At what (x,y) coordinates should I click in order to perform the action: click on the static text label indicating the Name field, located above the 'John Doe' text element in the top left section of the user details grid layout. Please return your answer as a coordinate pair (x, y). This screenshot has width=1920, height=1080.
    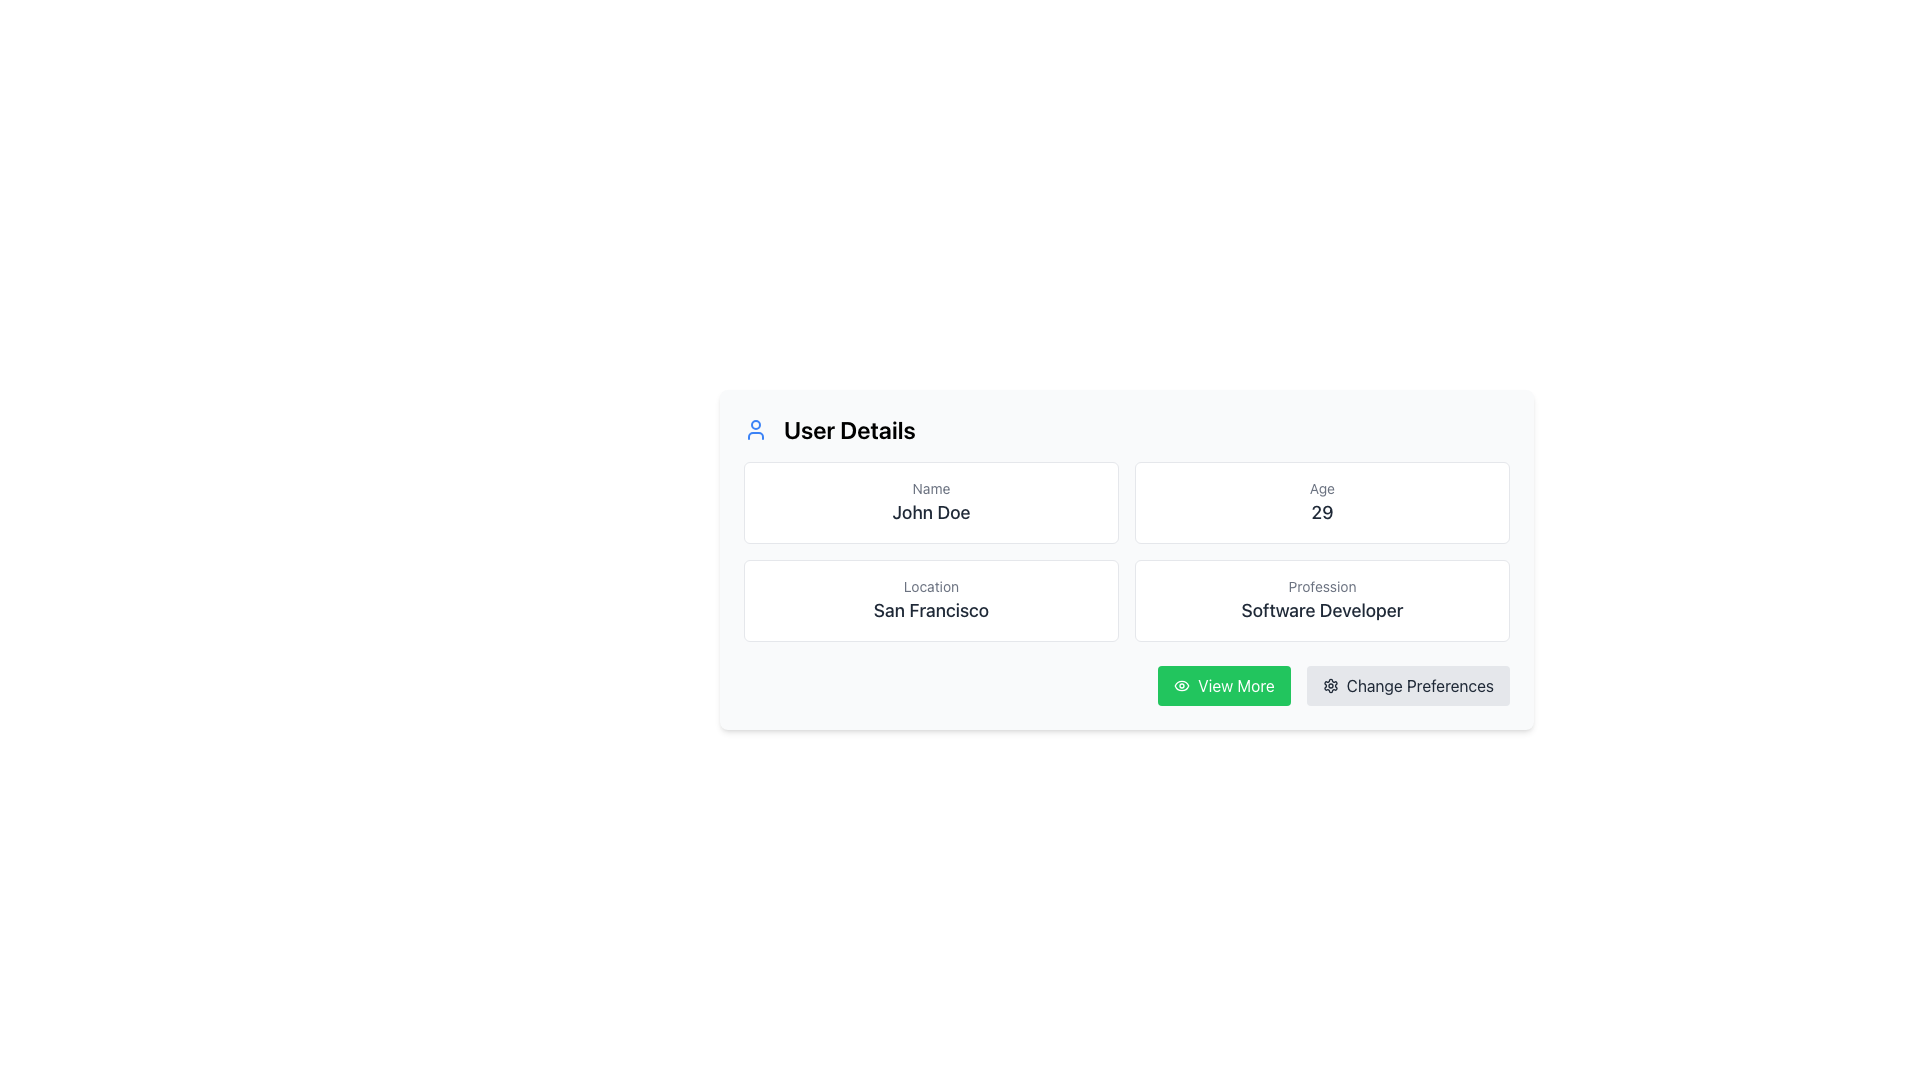
    Looking at the image, I should click on (930, 489).